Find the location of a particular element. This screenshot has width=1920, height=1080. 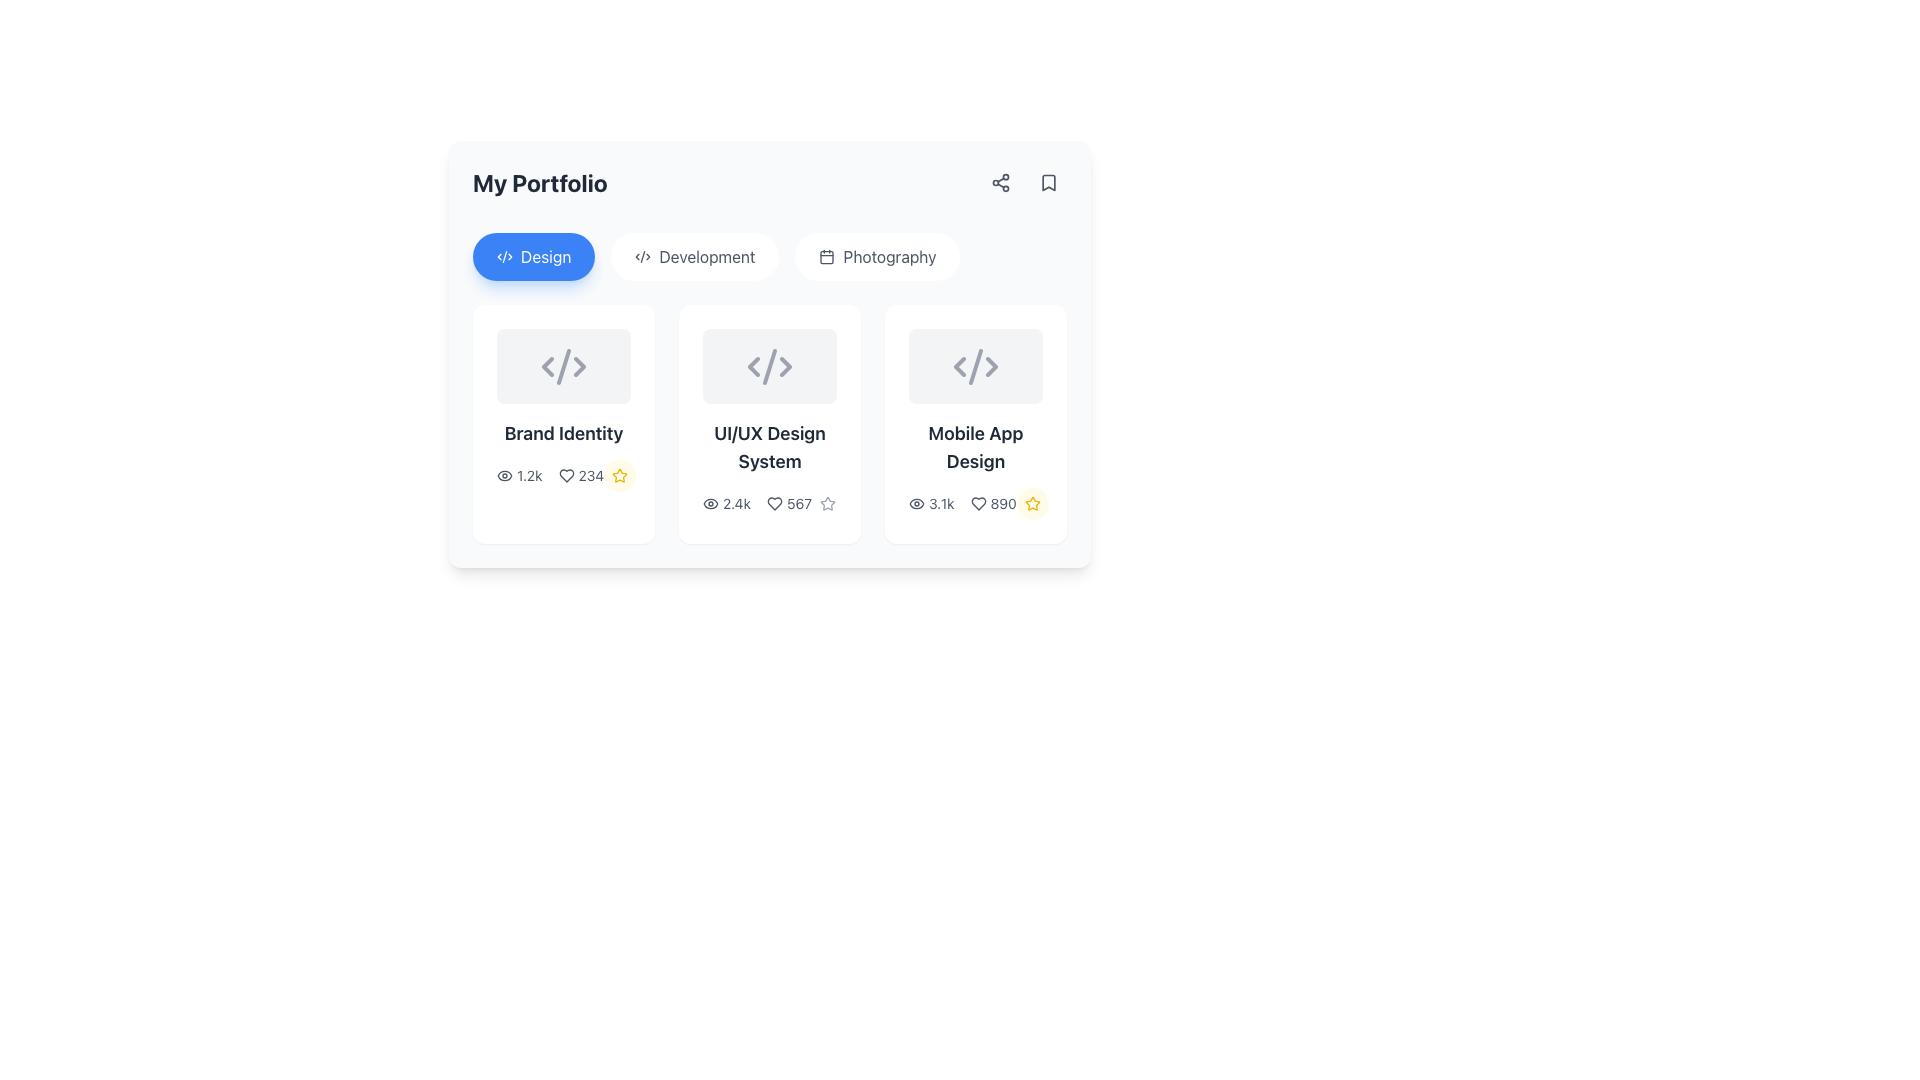

the star-shaped icon located at the bottom right of the 'UI/UX Design System' card is located at coordinates (828, 503).